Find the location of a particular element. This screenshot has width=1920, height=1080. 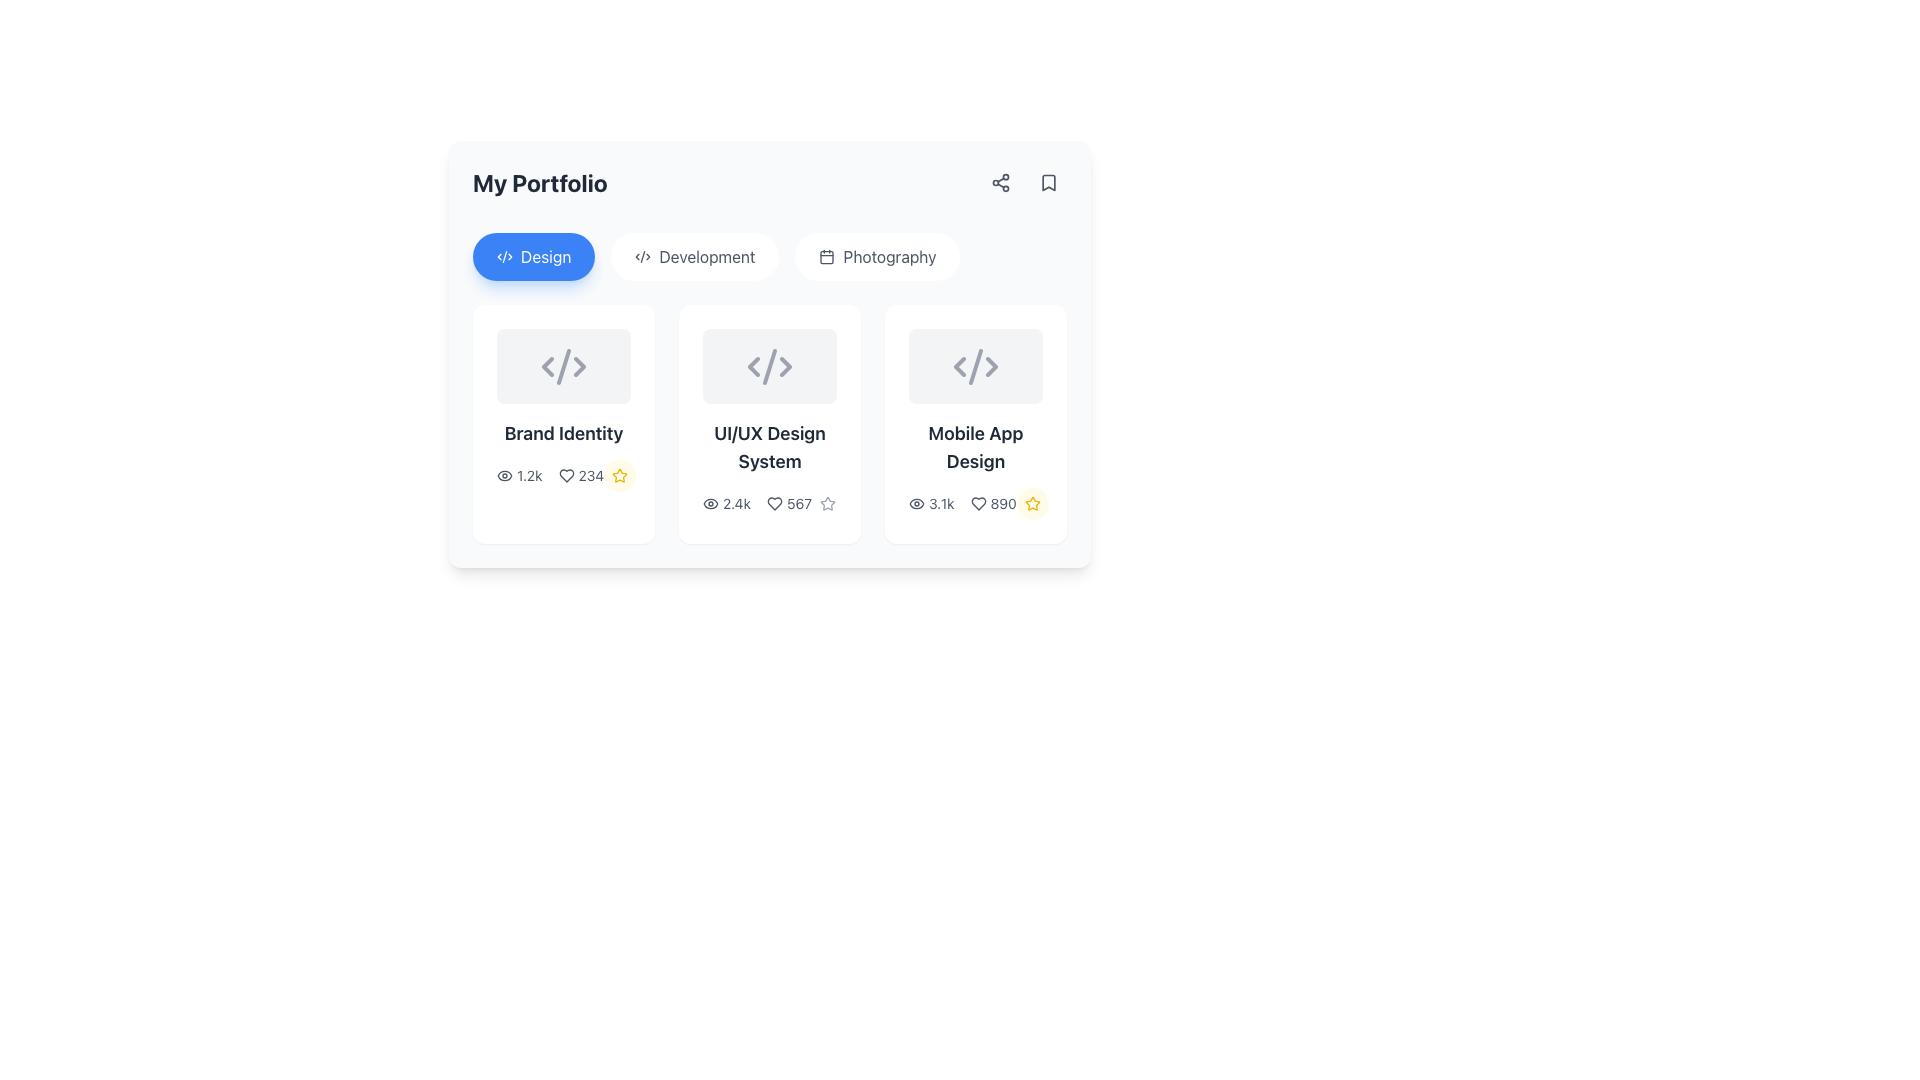

the star-shaped icon located at the bottom right of the 'UI/UX Design System' card is located at coordinates (828, 503).